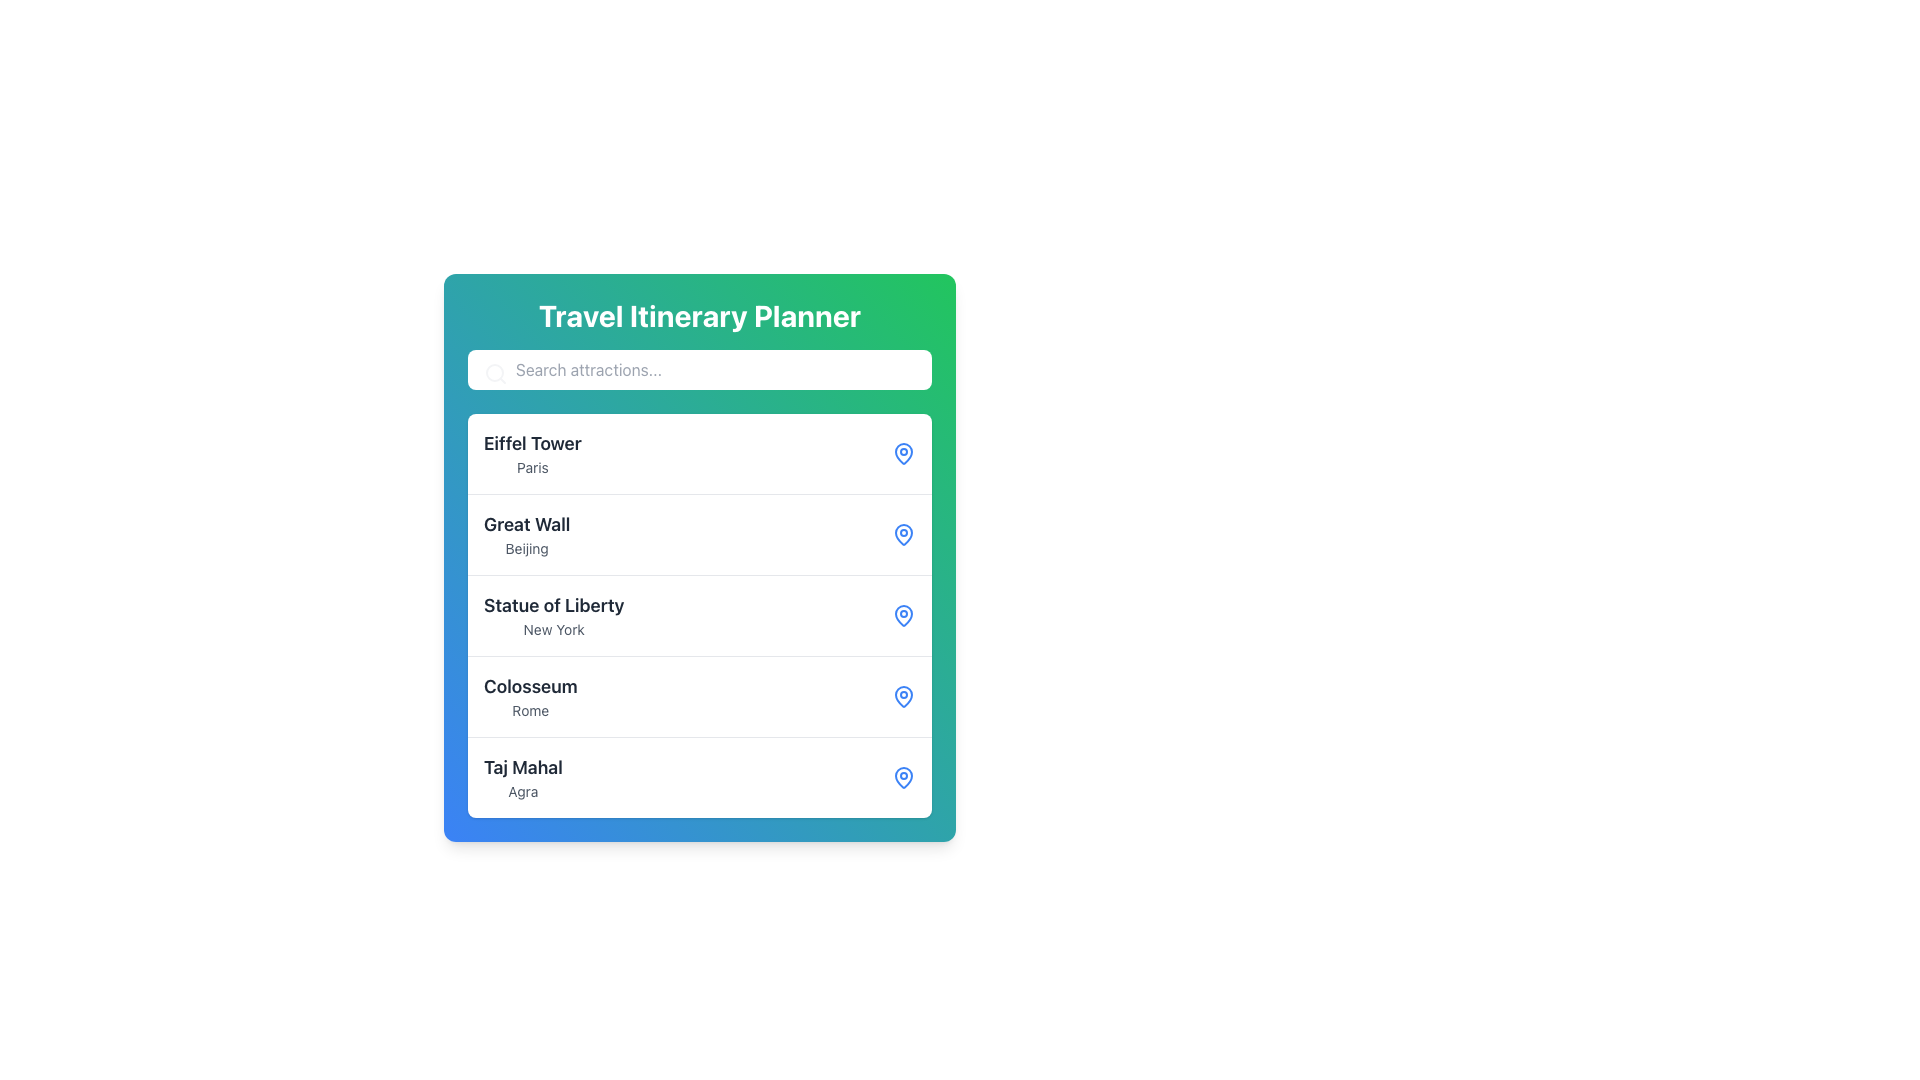 The image size is (1920, 1080). What do you see at coordinates (902, 454) in the screenshot?
I see `the location indicator icon for the 'Eiffel Tower' list item, which is positioned at the right end of the text 'Eiffel Tower' and 'Paris'` at bounding box center [902, 454].